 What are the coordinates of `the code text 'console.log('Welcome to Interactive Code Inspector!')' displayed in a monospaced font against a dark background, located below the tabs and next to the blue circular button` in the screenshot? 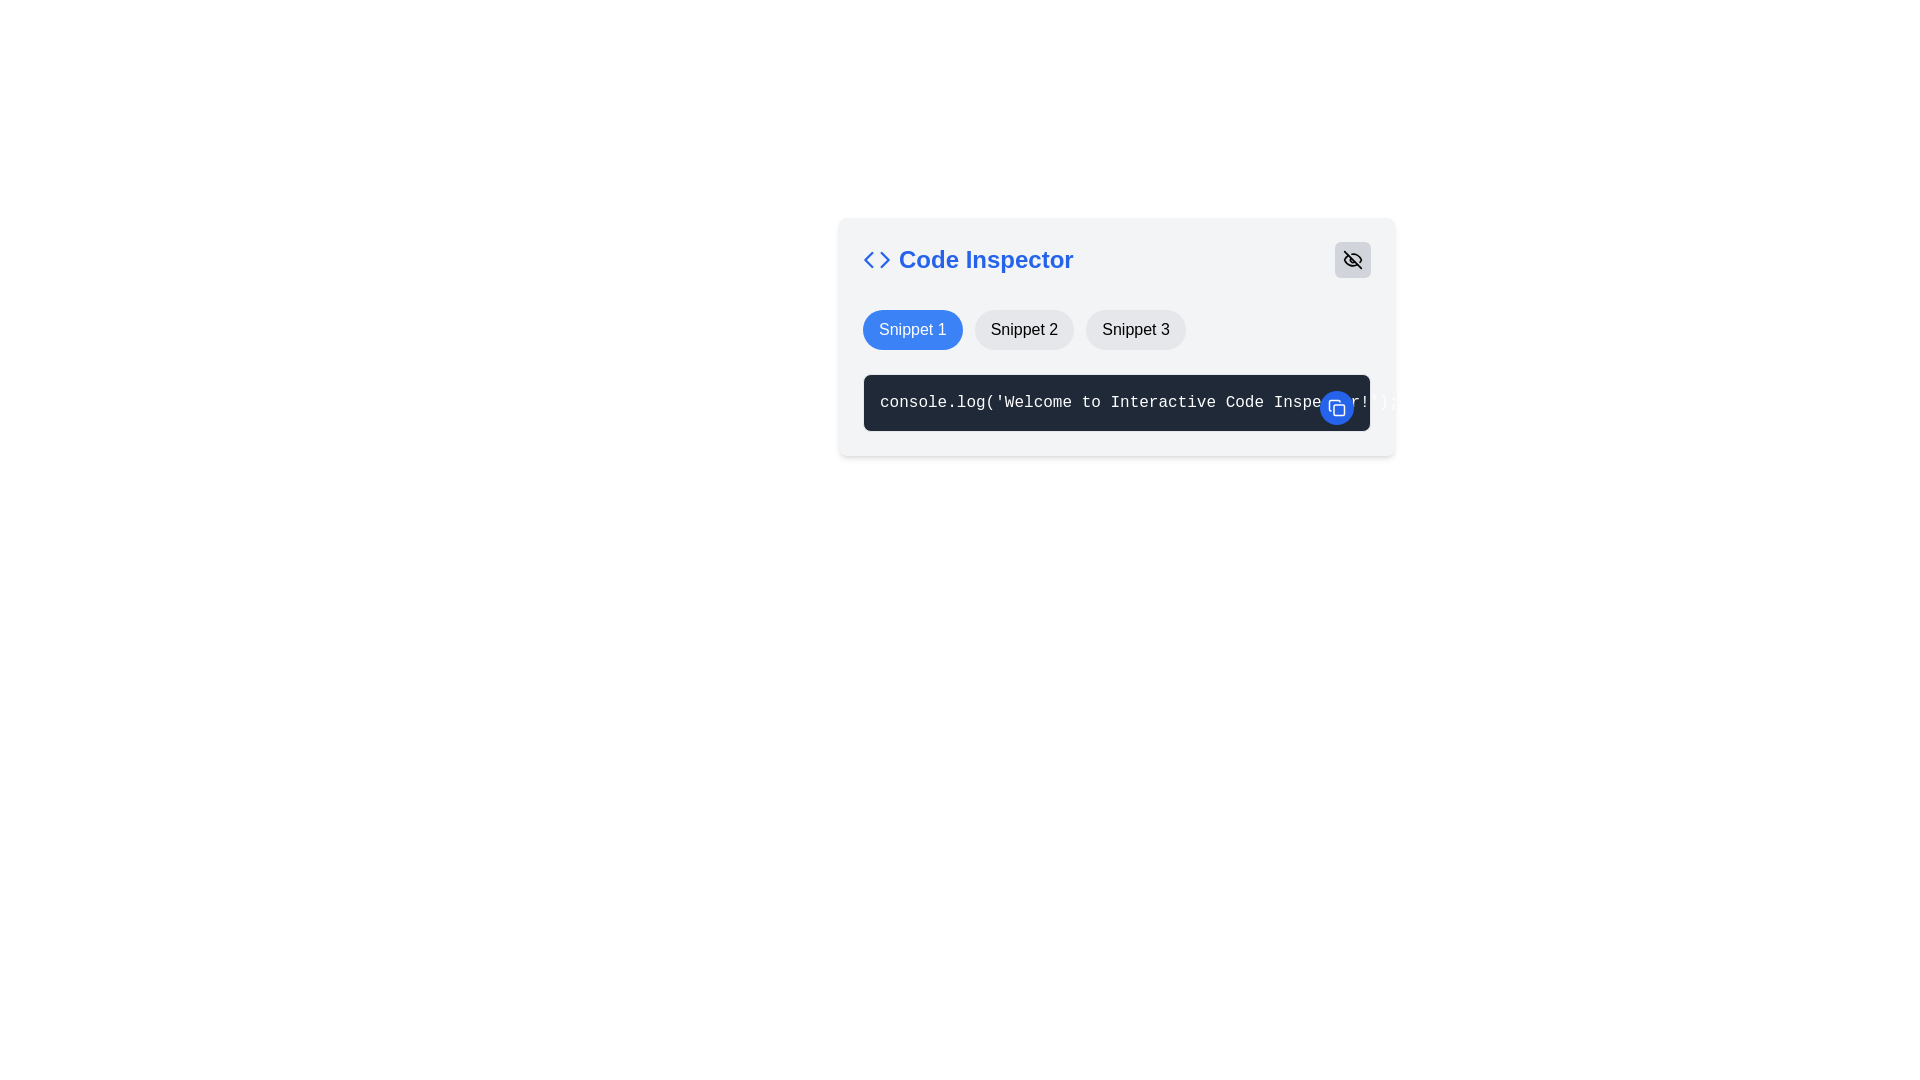 It's located at (1116, 402).